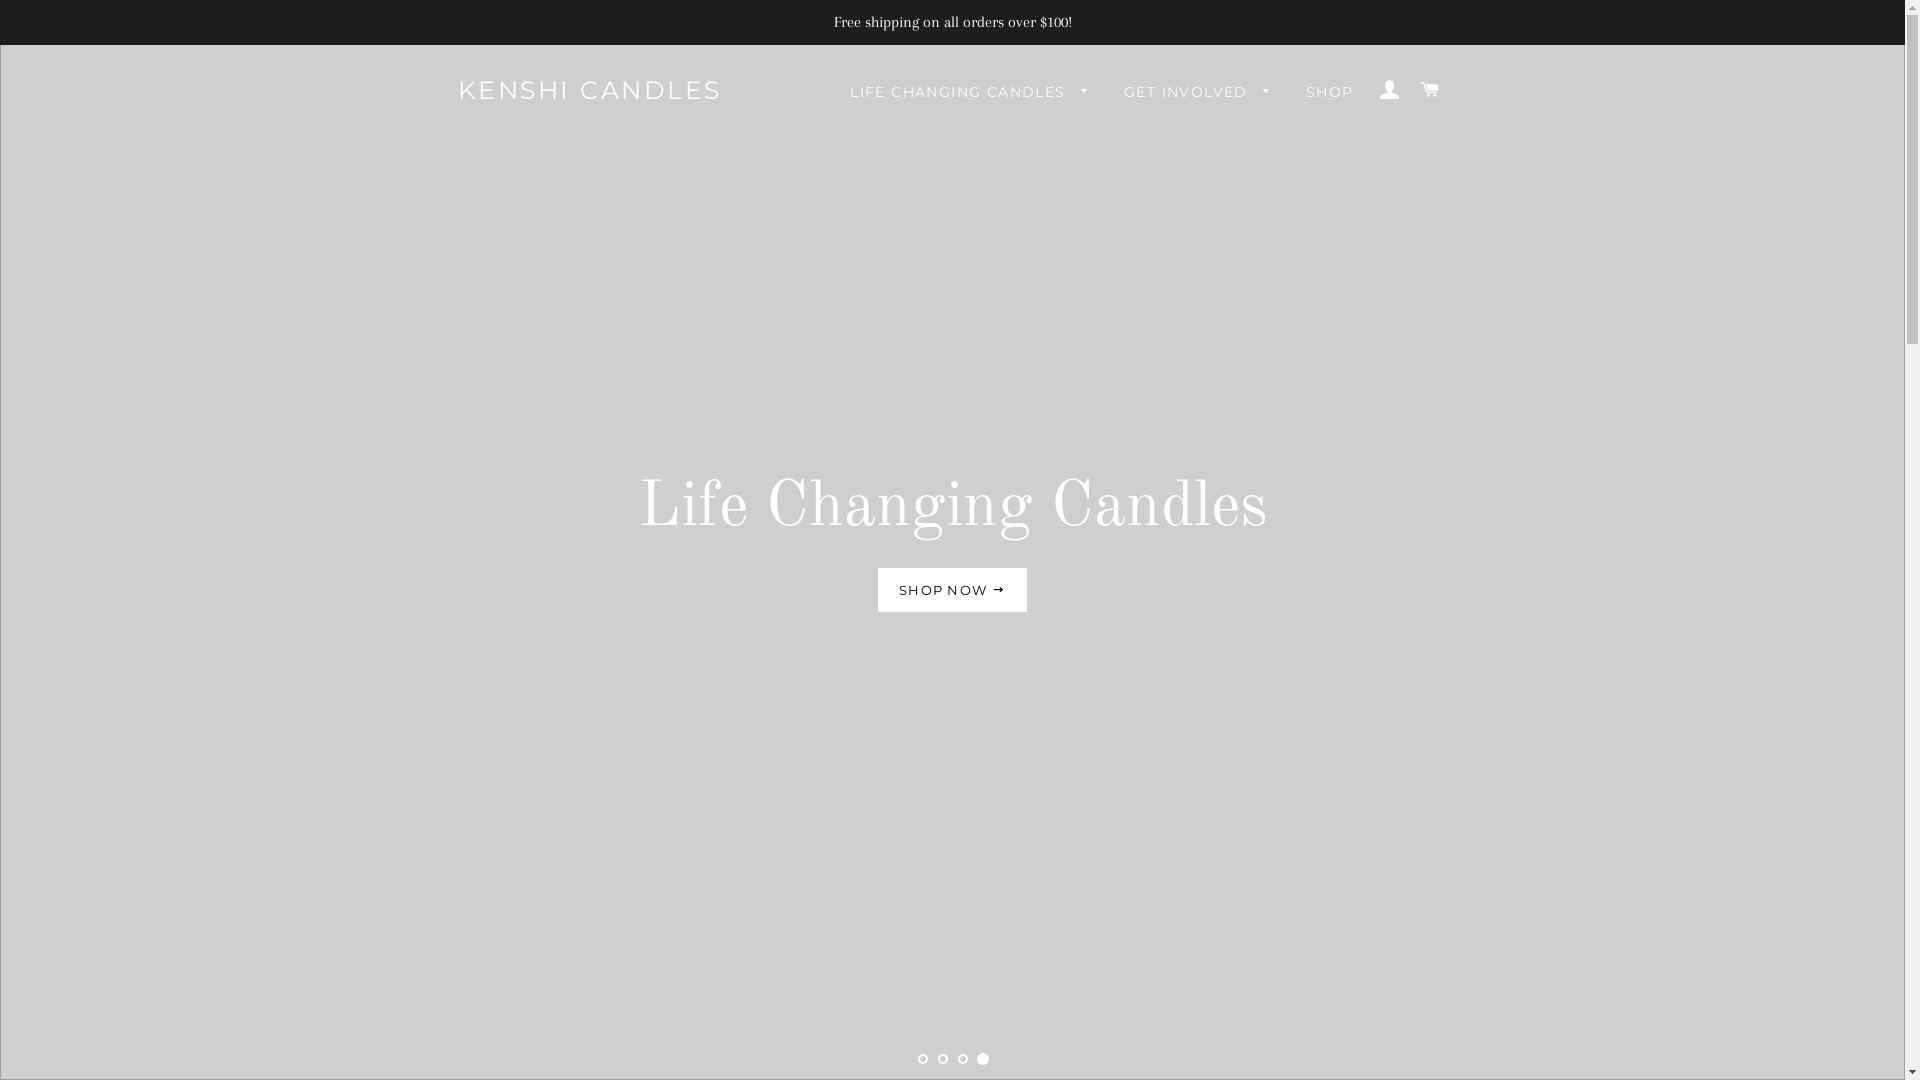 The width and height of the screenshot is (1920, 1080). Describe the element at coordinates (920, 1056) in the screenshot. I see `'1'` at that location.